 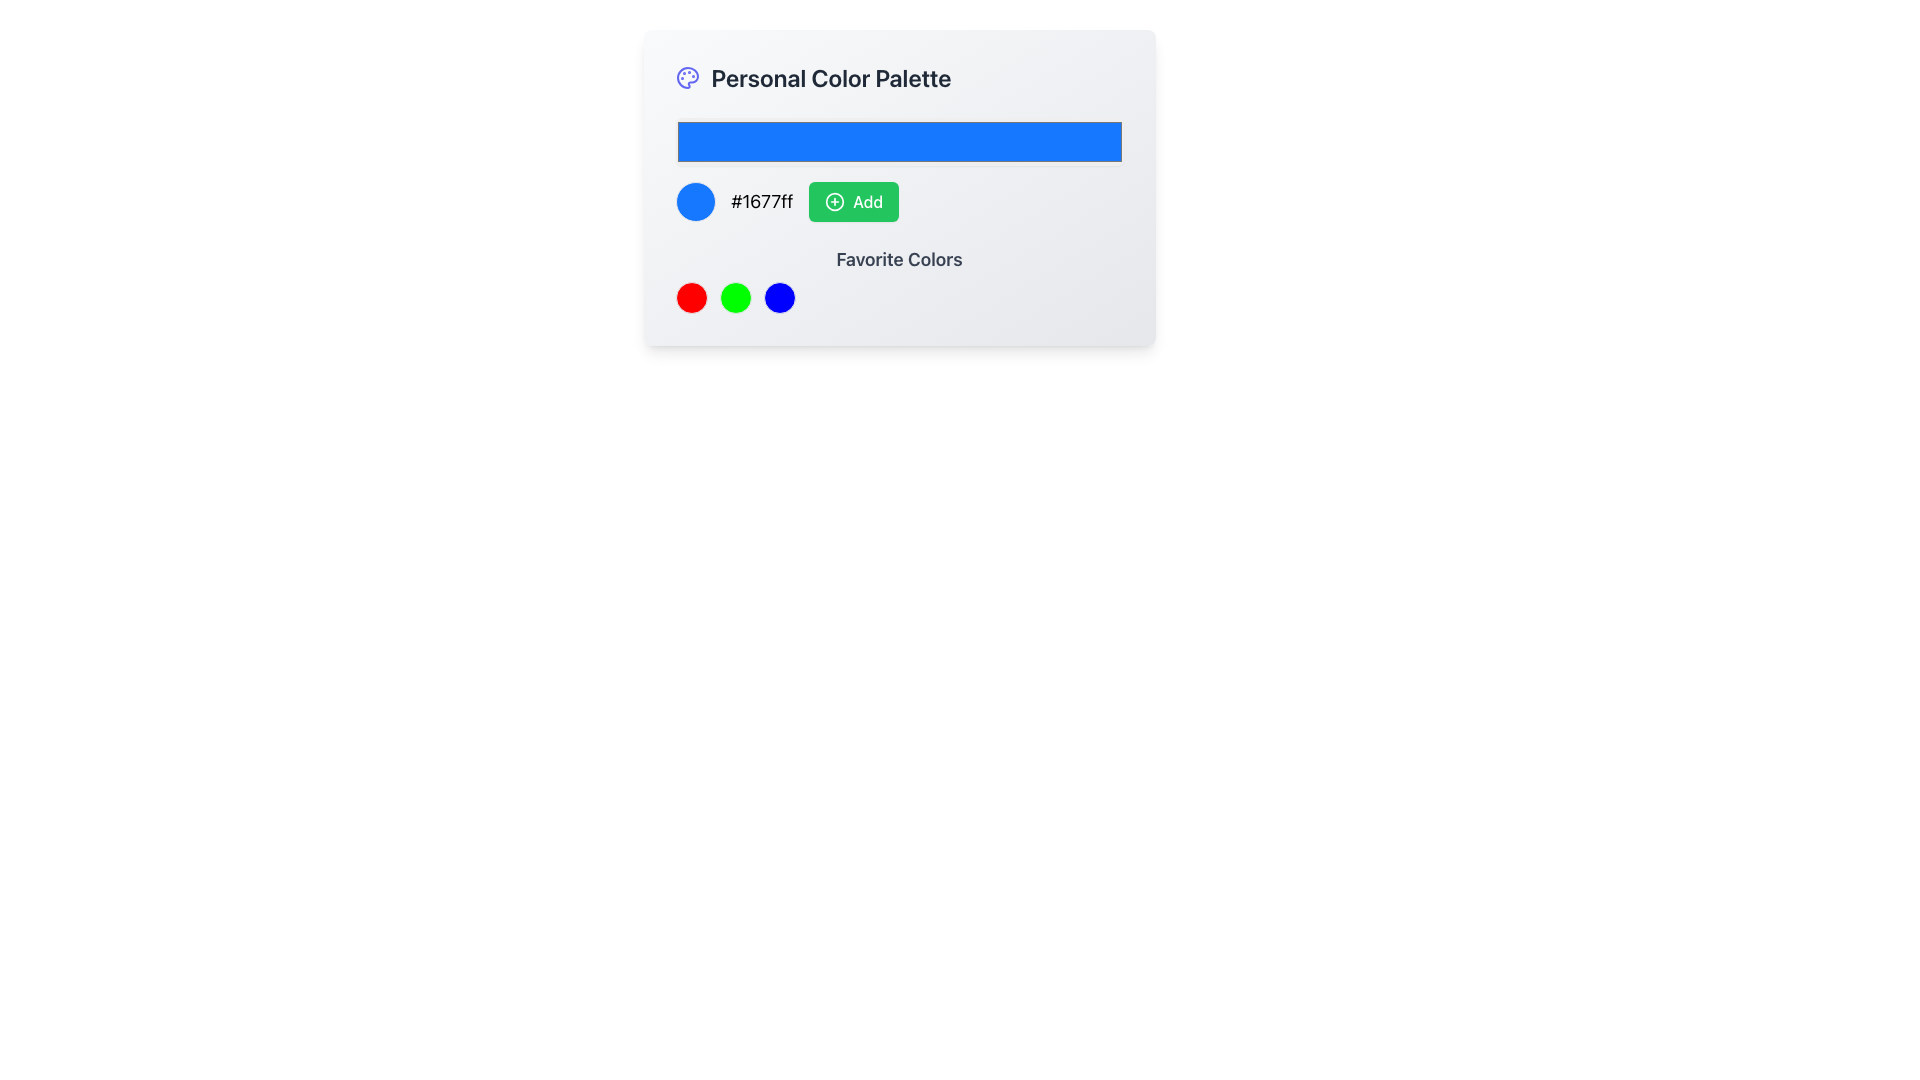 I want to click on the circular indigo palette icon with paint blob cutouts located in the top-left corner of the 'Personal Color Palette' section, so click(x=687, y=76).